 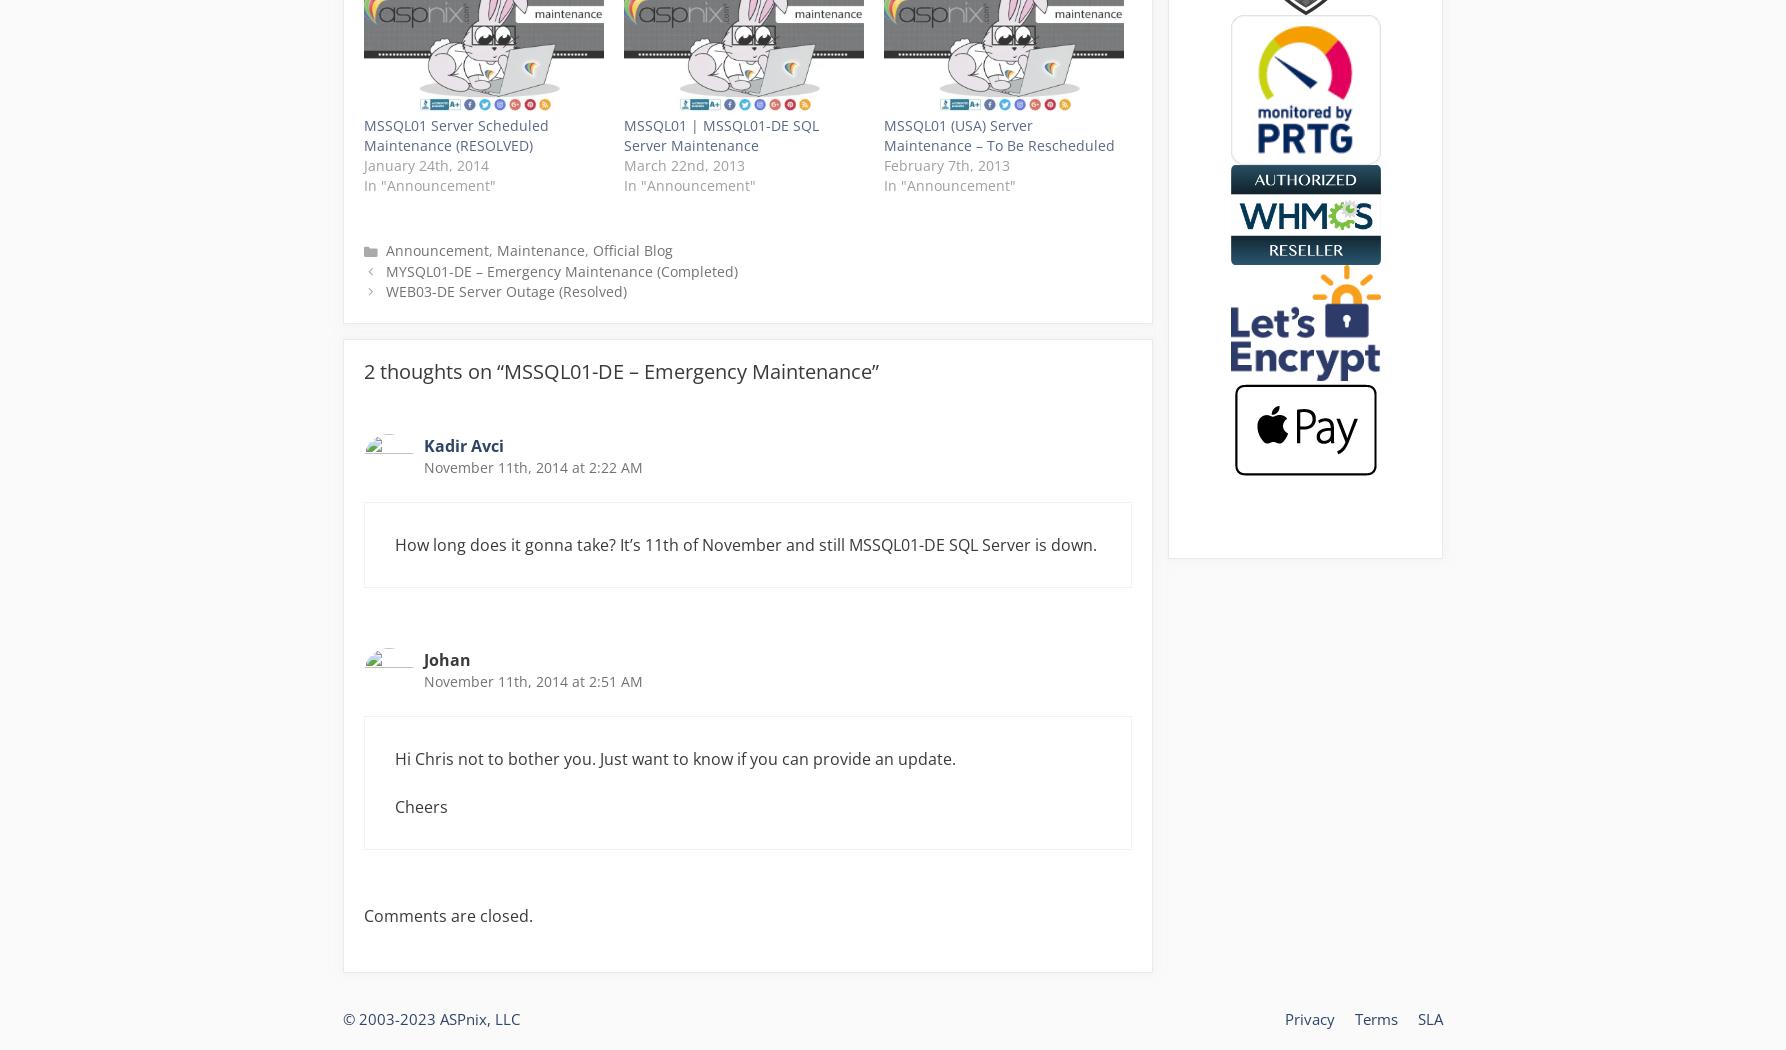 What do you see at coordinates (342, 1018) in the screenshot?
I see `'© 2003-2023'` at bounding box center [342, 1018].